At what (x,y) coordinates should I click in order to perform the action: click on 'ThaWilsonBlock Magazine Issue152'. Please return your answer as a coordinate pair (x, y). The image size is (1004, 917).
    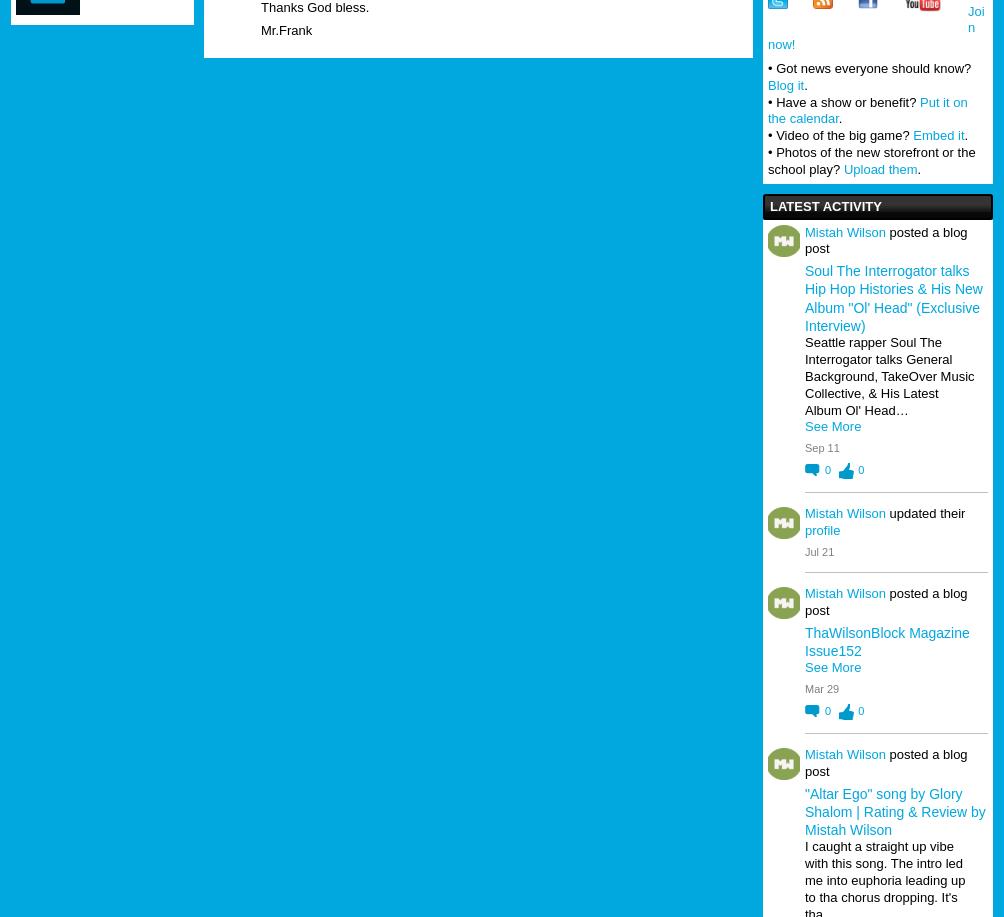
    Looking at the image, I should click on (886, 640).